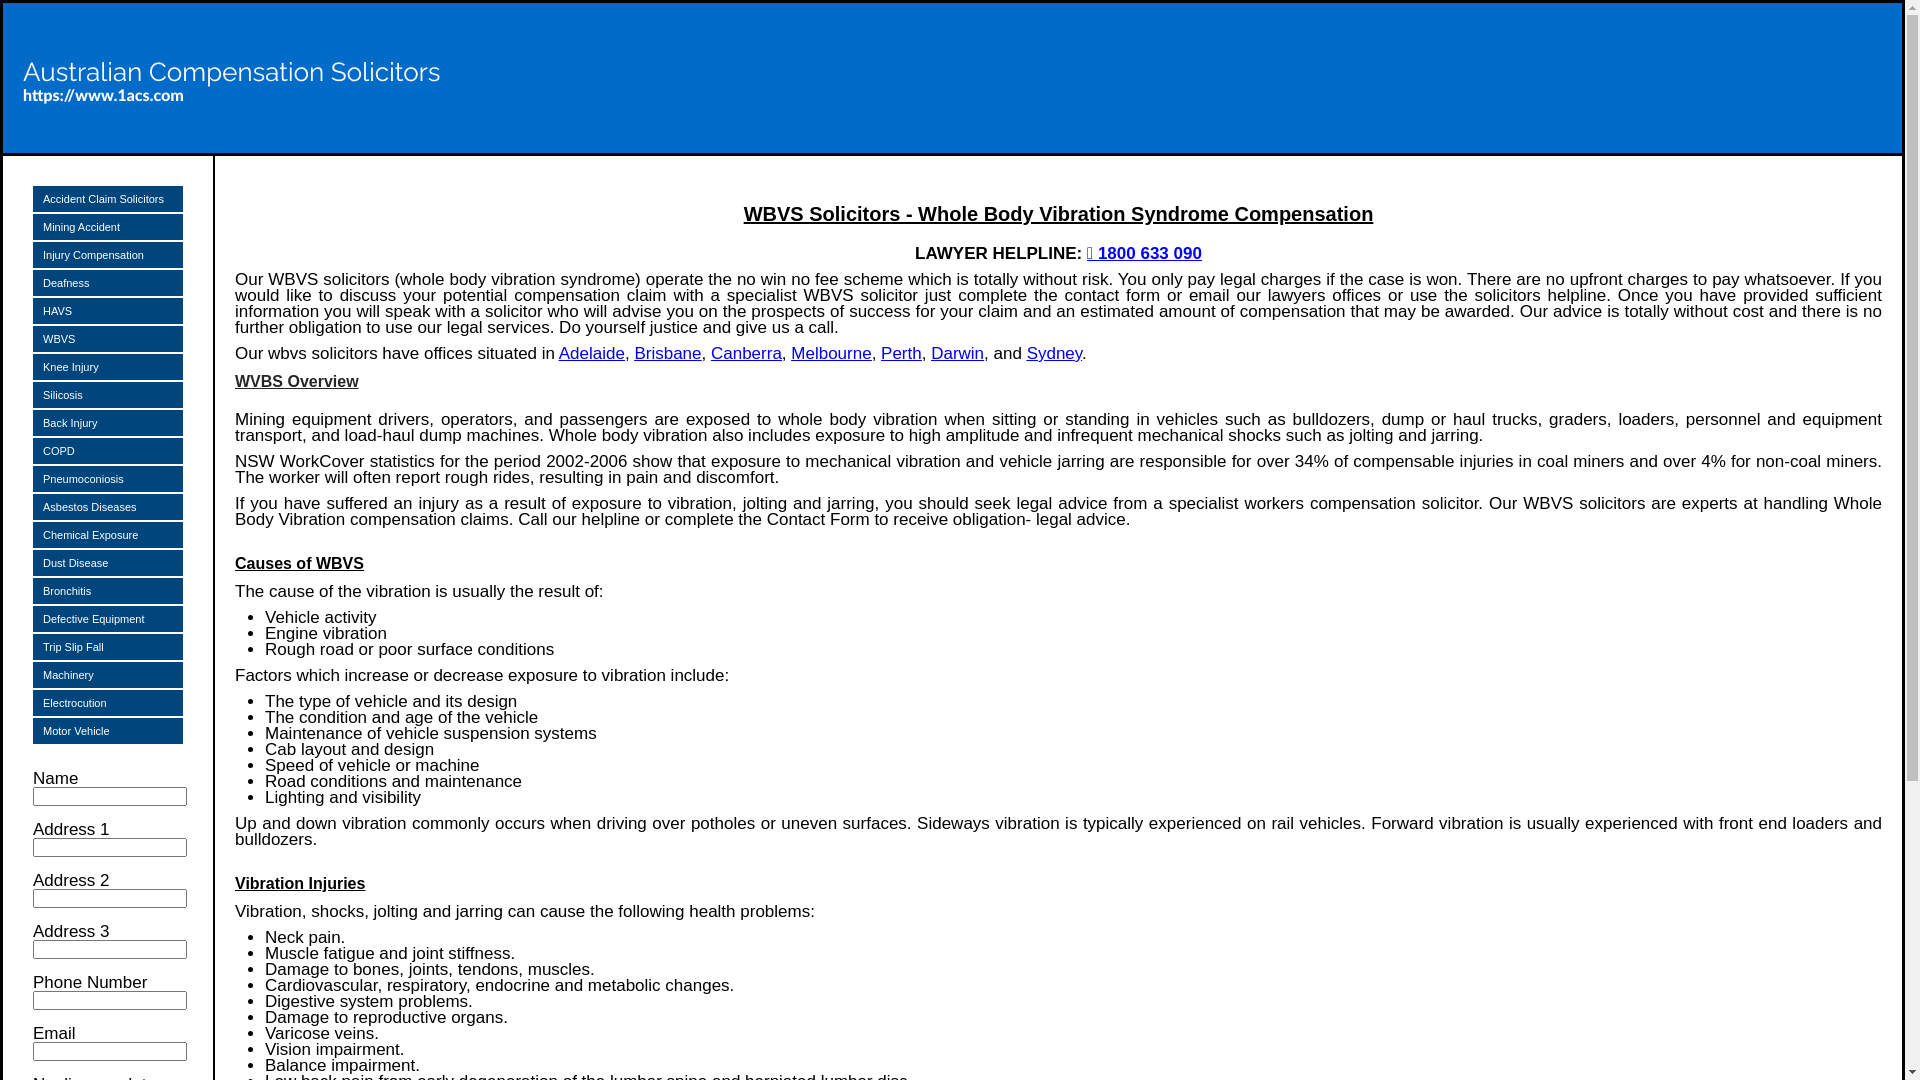 The height and width of the screenshot is (1080, 1920). What do you see at coordinates (106, 311) in the screenshot?
I see `'HAVS'` at bounding box center [106, 311].